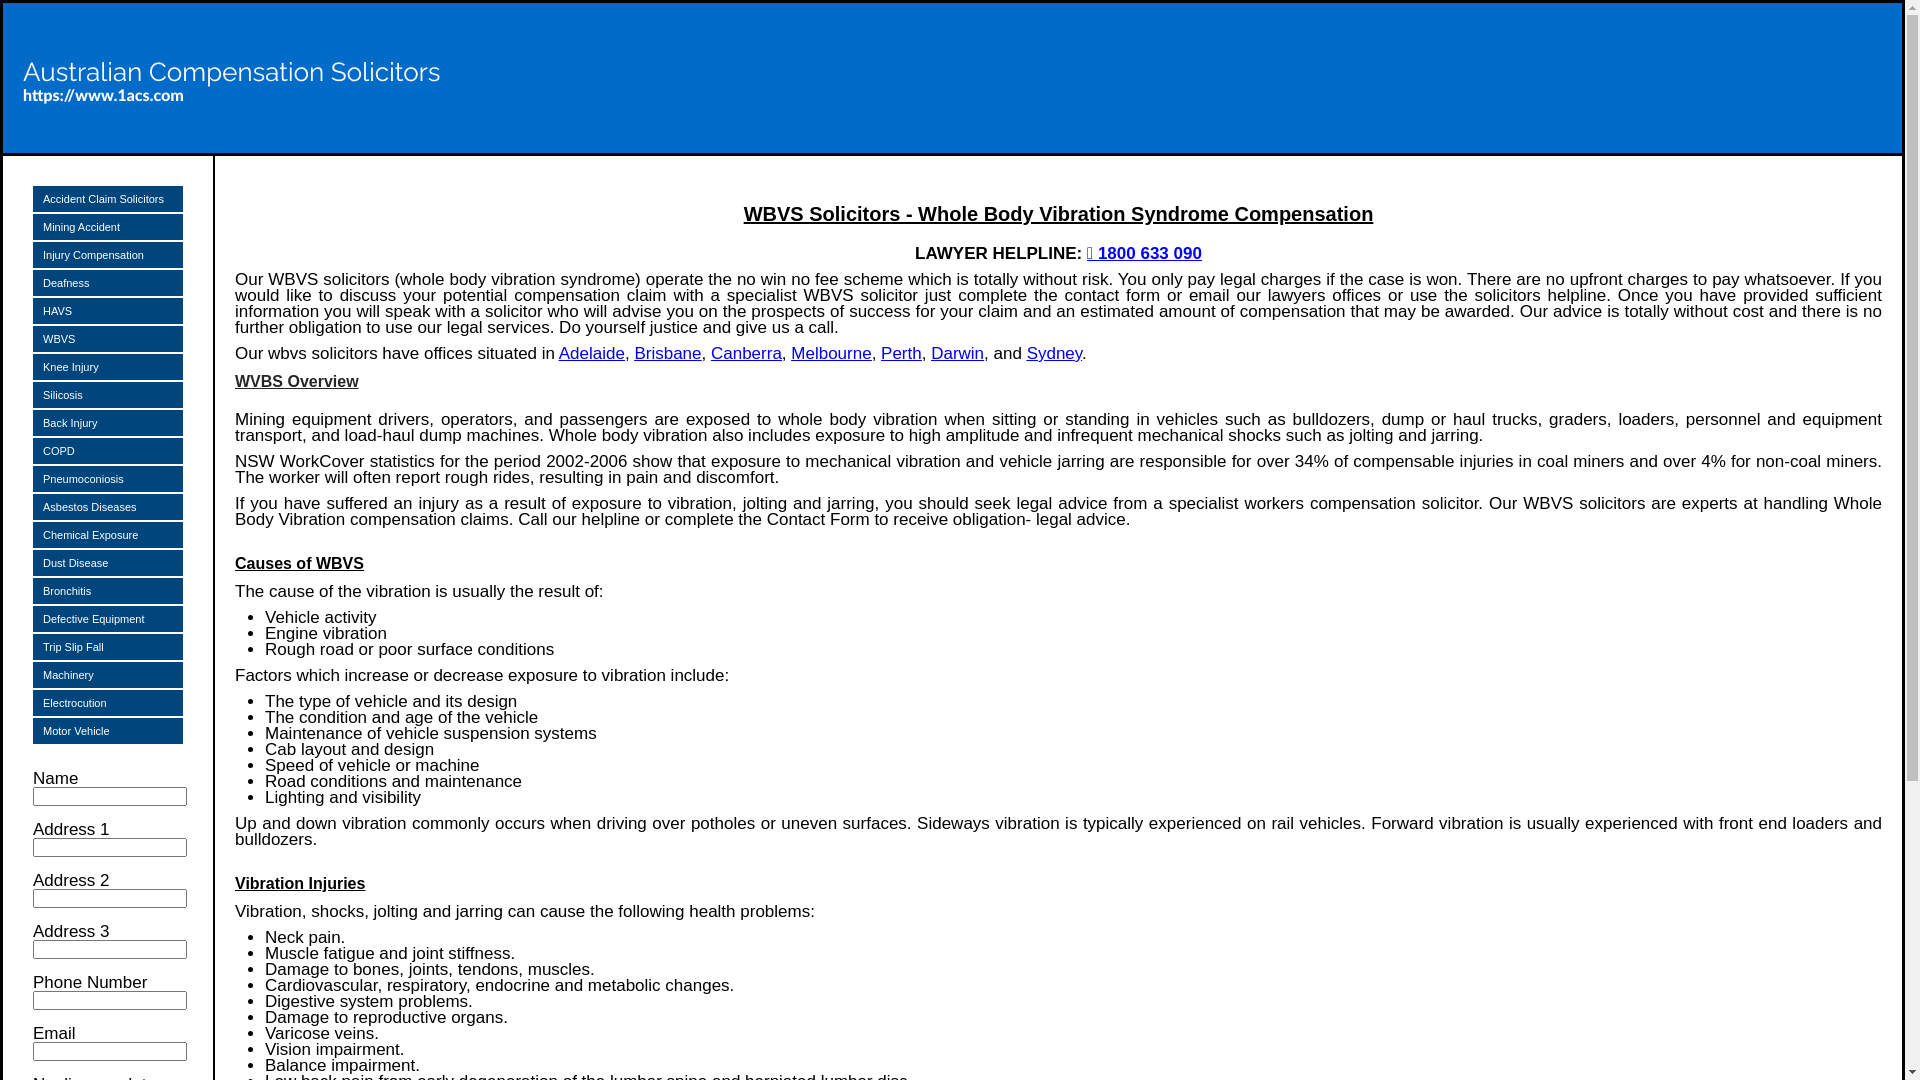 The height and width of the screenshot is (1080, 1920). What do you see at coordinates (106, 311) in the screenshot?
I see `'HAVS'` at bounding box center [106, 311].